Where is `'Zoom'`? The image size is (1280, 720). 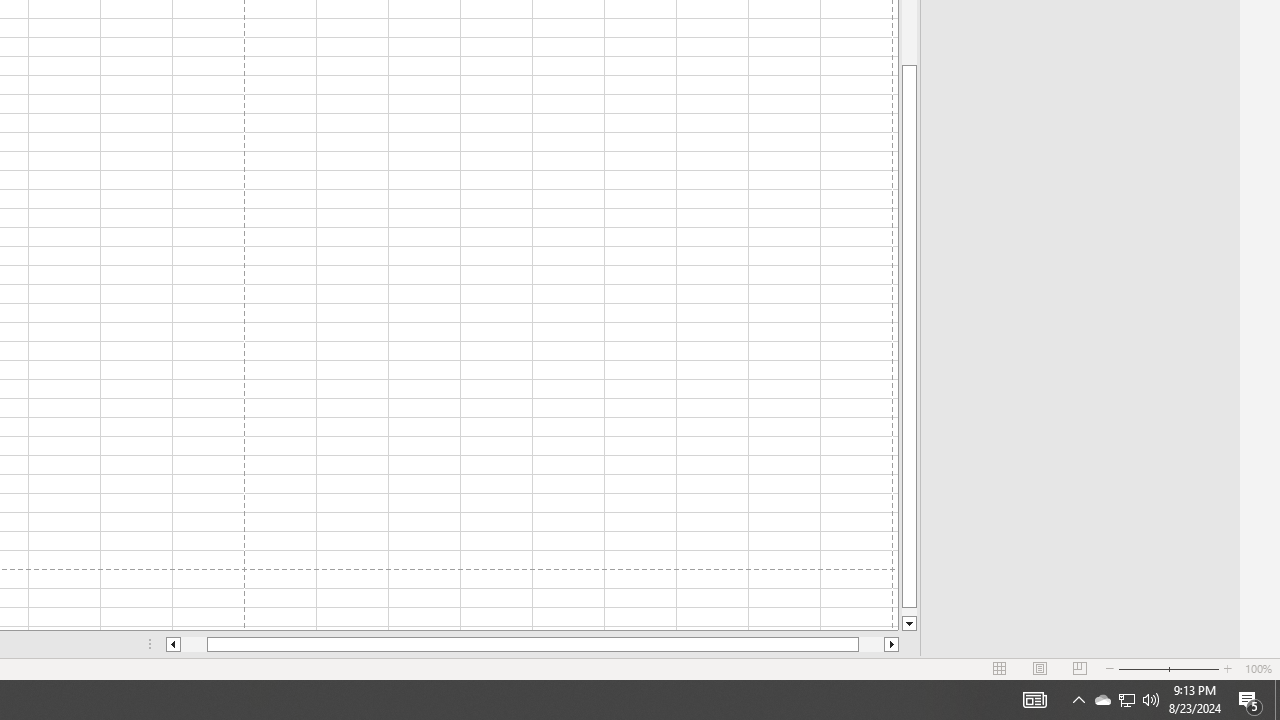
'Zoom' is located at coordinates (1168, 669).